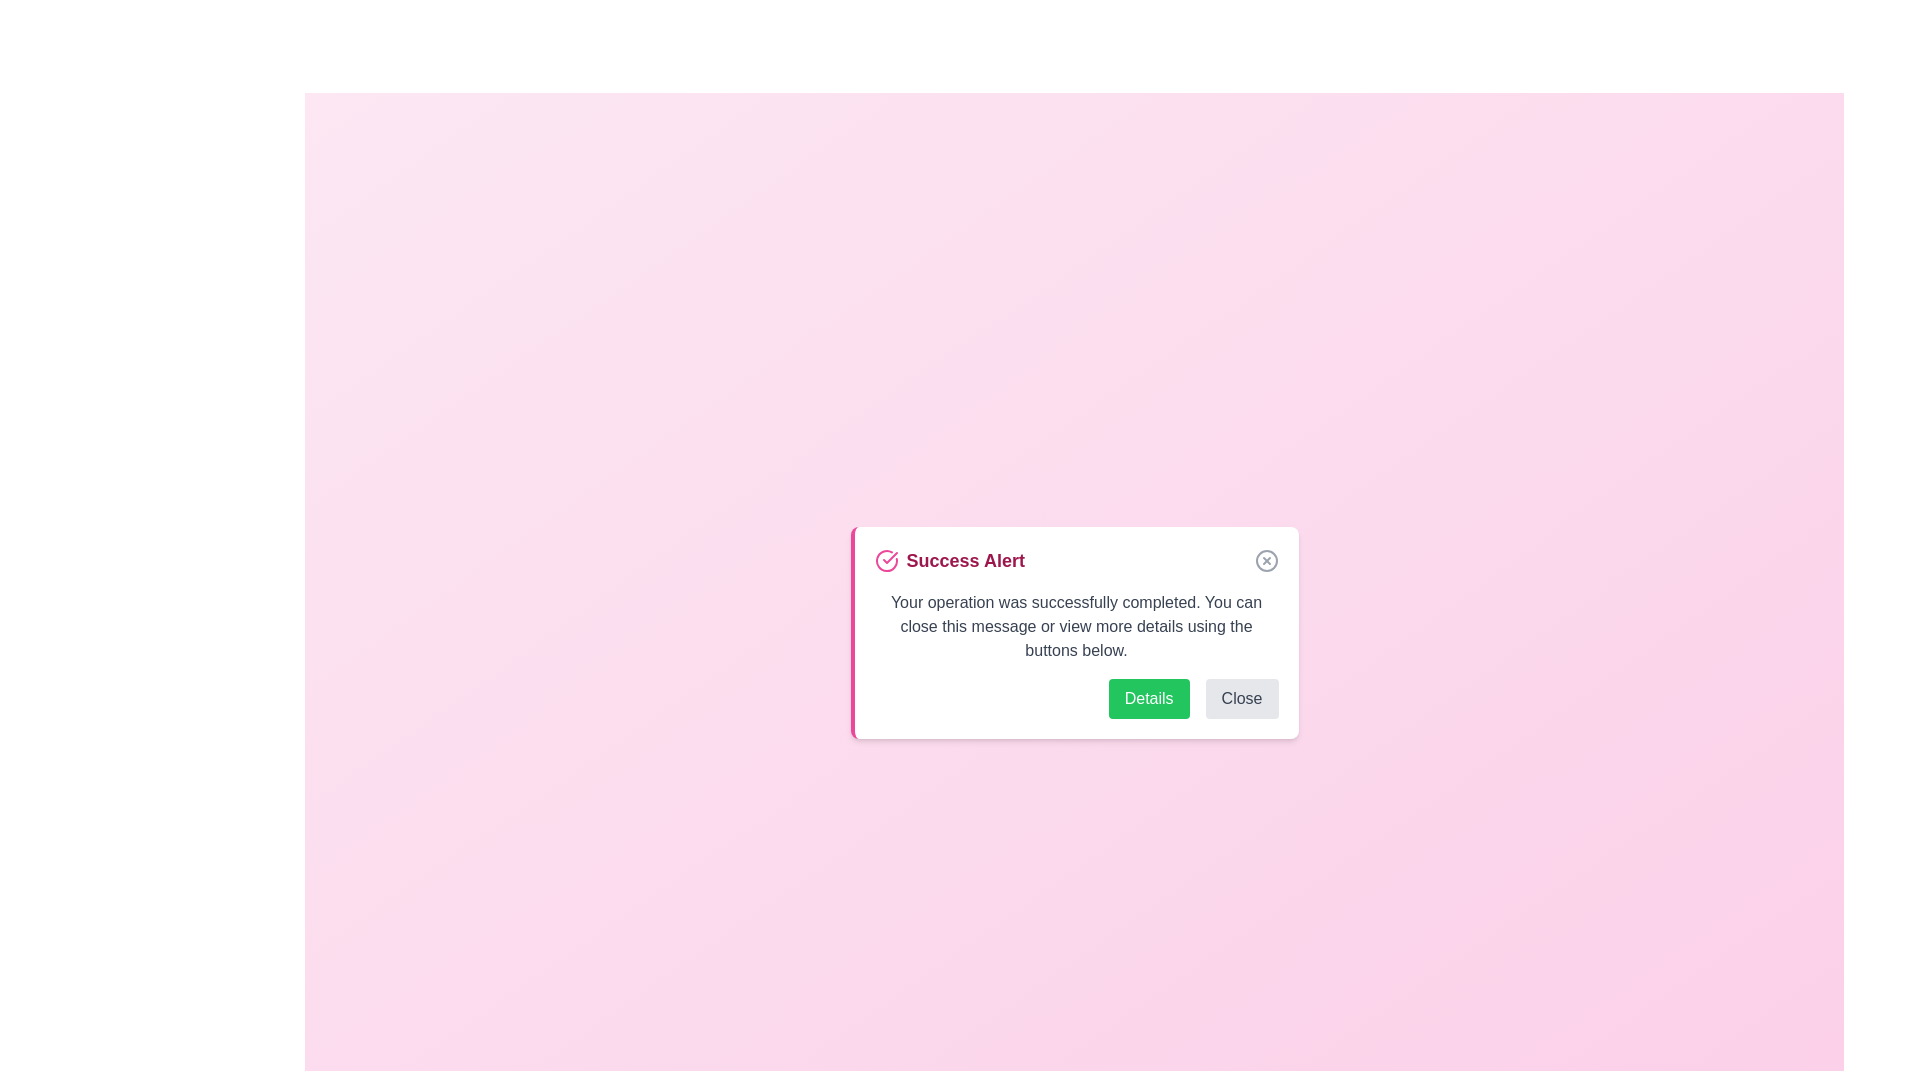 Image resolution: width=1920 pixels, height=1080 pixels. Describe the element at coordinates (1148, 697) in the screenshot. I see `the 'Details' button to view additional information` at that location.